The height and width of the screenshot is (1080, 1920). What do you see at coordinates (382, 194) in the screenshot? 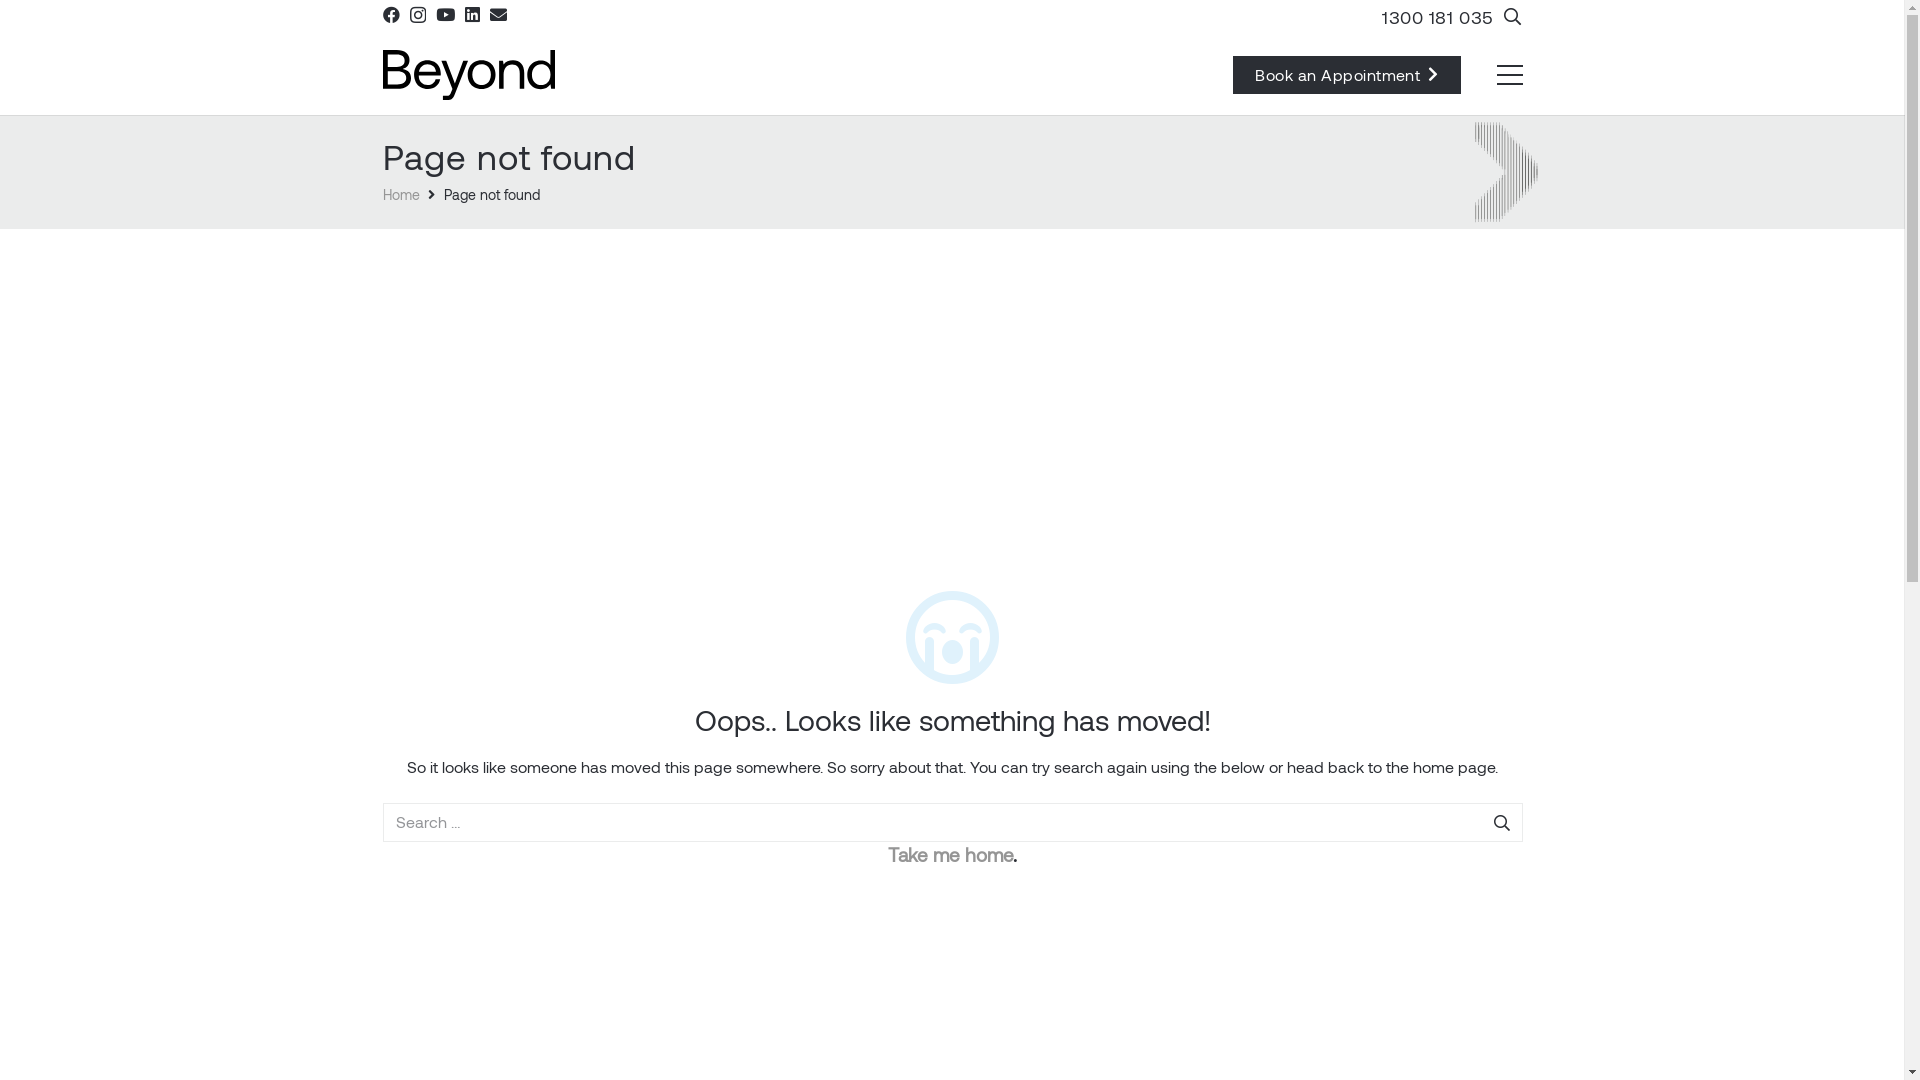
I see `'Home'` at bounding box center [382, 194].